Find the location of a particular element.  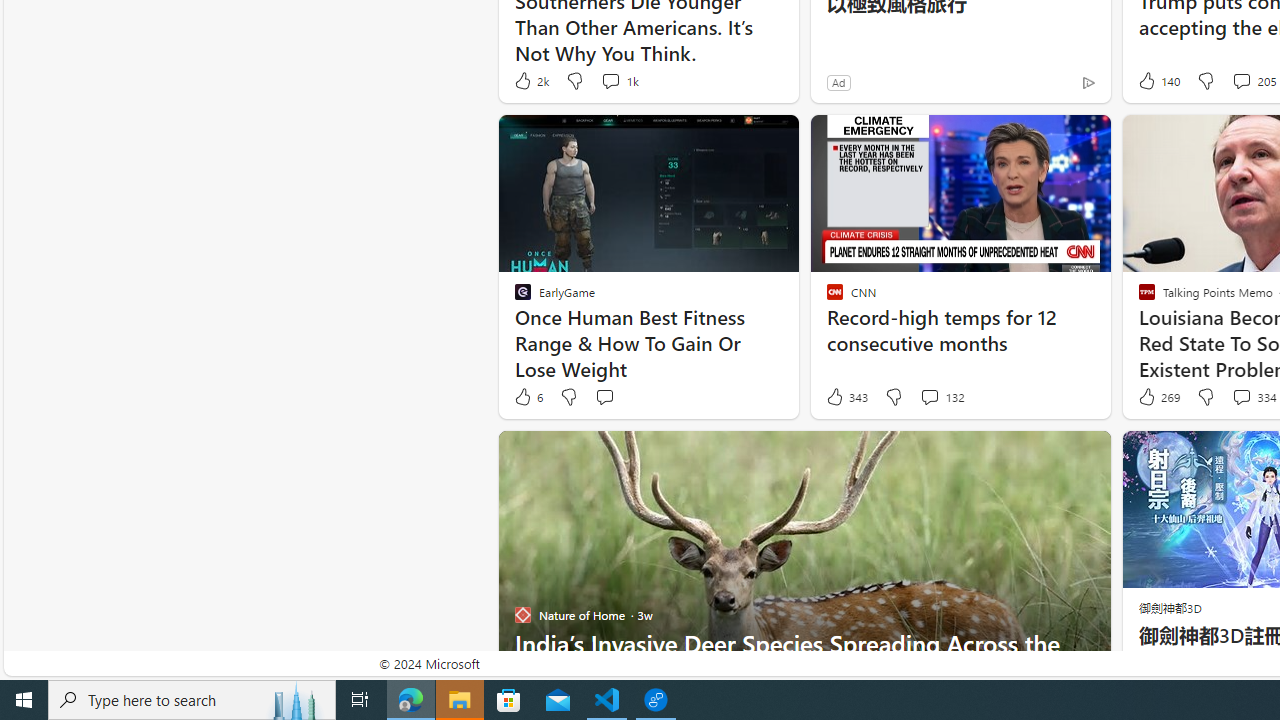

'140 Like' is located at coordinates (1157, 80).